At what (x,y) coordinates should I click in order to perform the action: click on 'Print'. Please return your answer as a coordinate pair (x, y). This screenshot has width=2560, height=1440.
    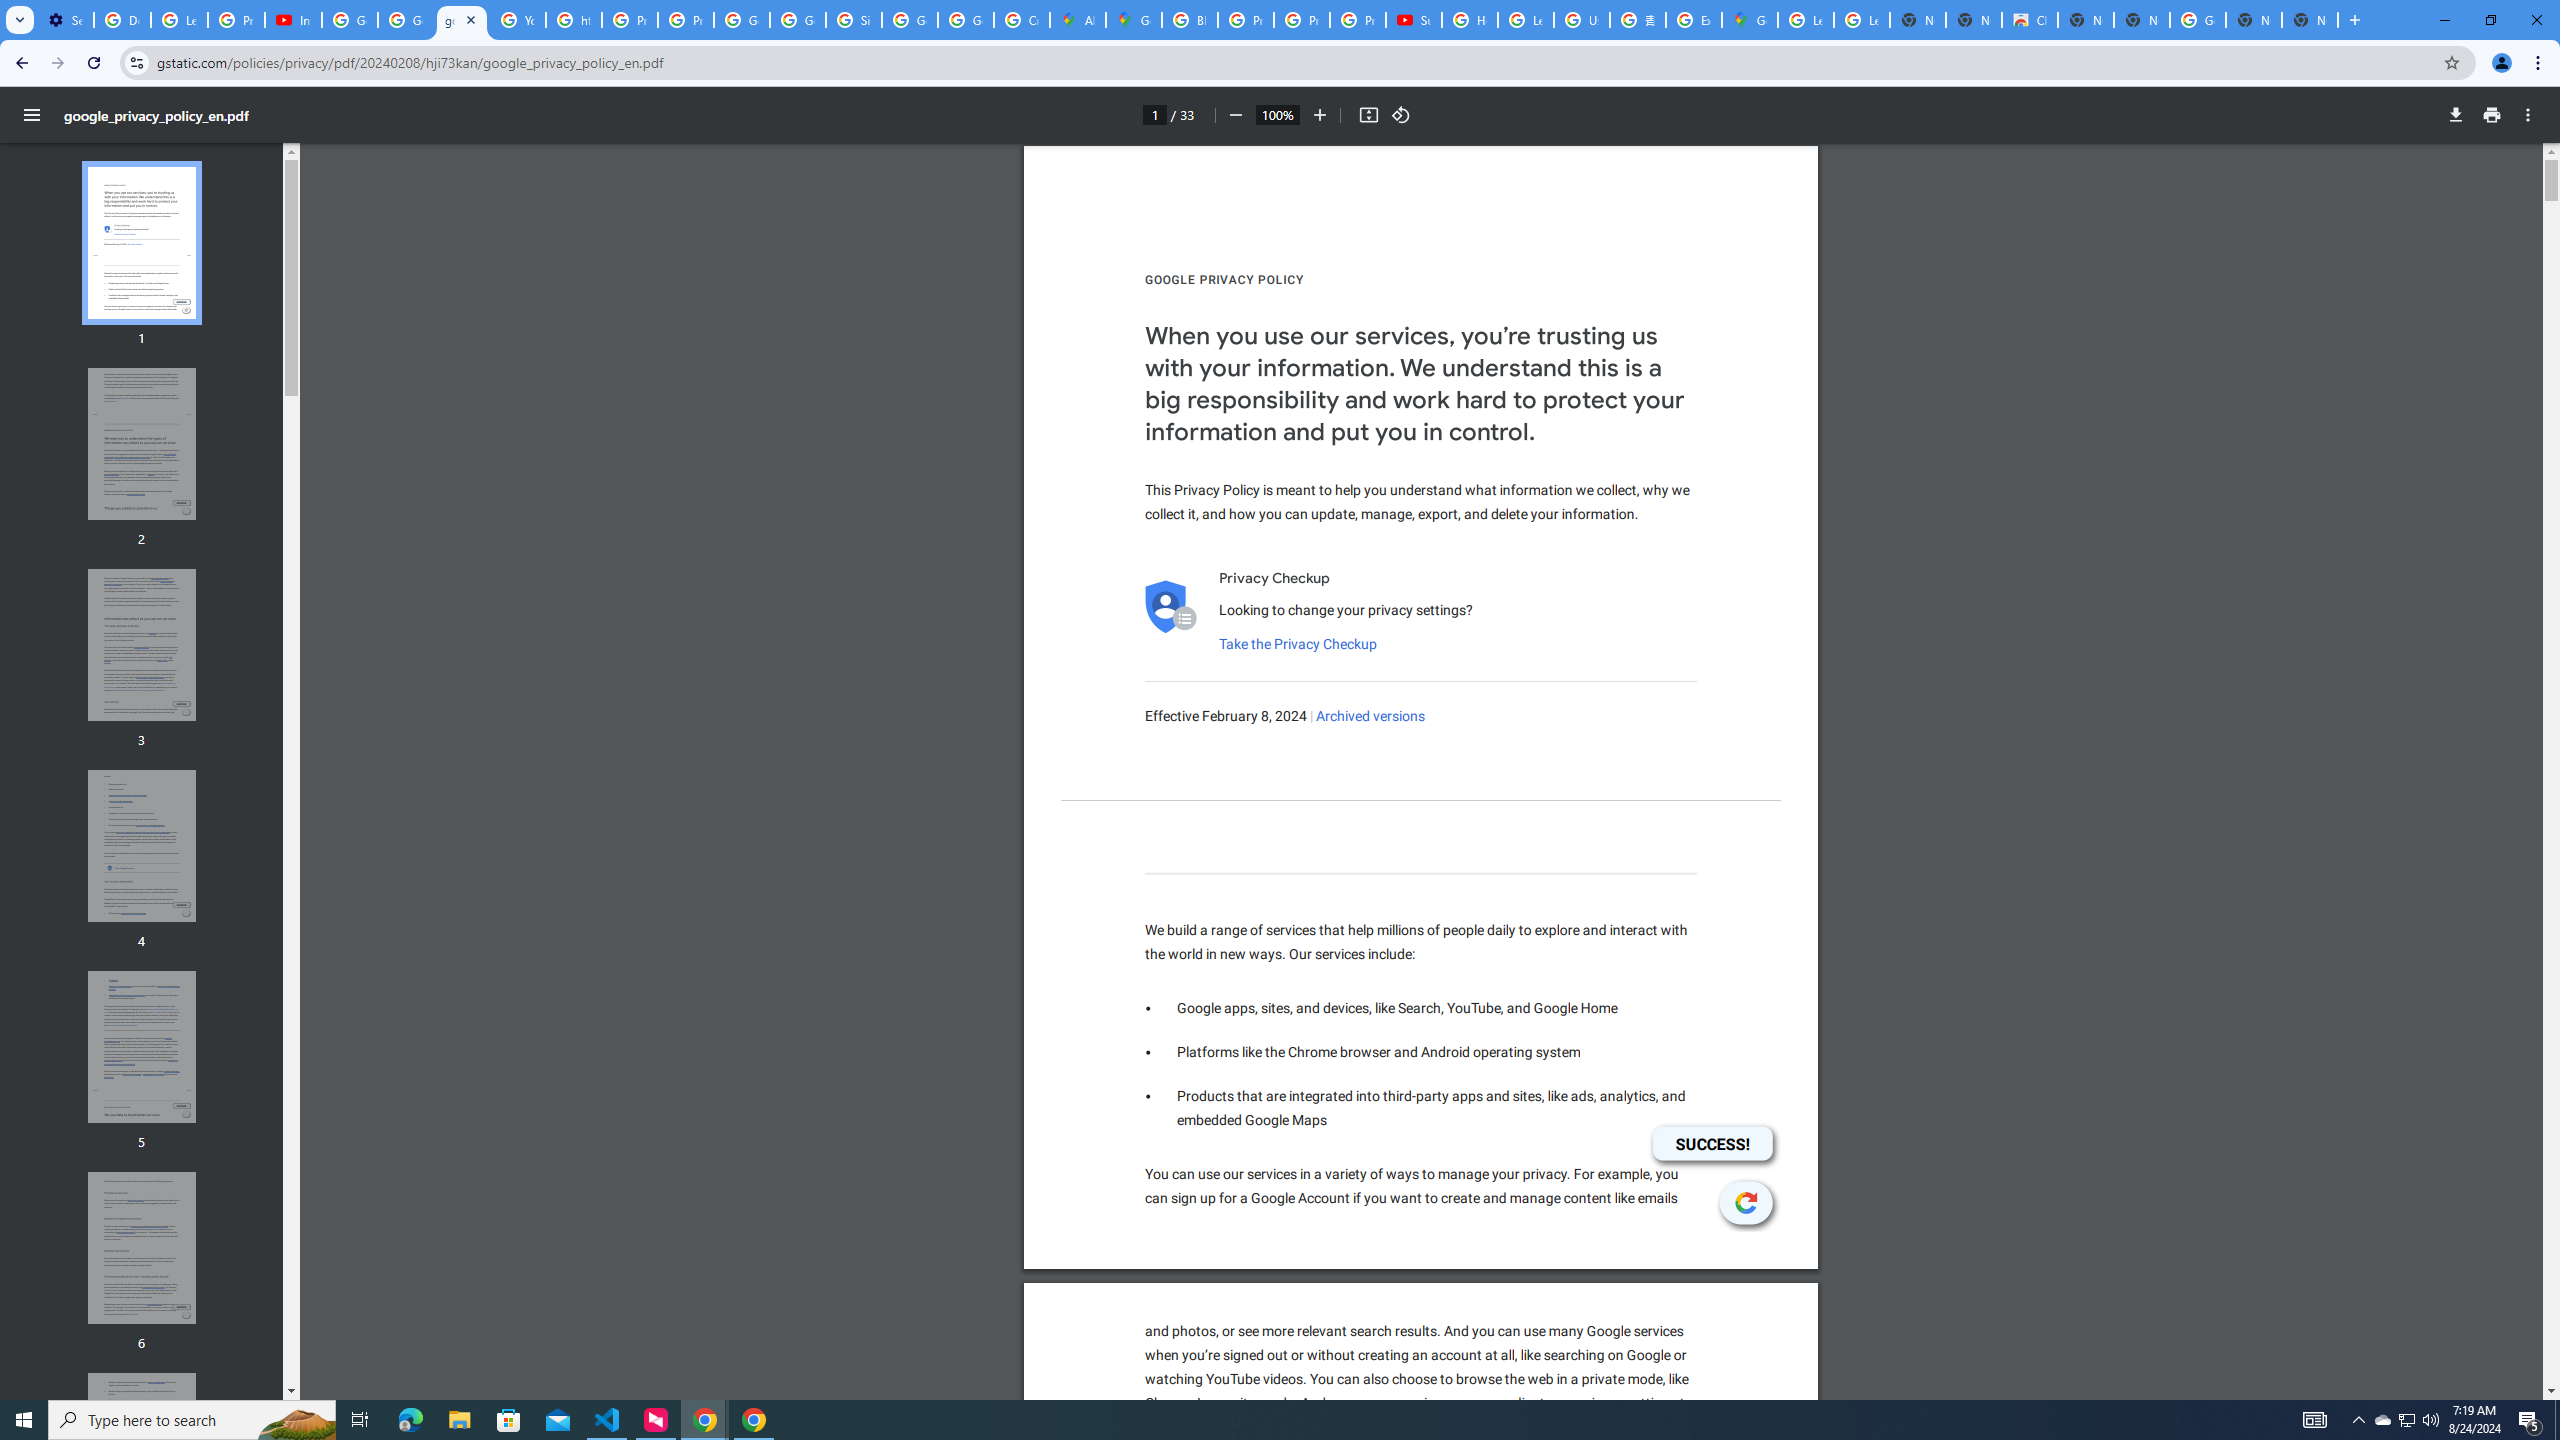
    Looking at the image, I should click on (2491, 114).